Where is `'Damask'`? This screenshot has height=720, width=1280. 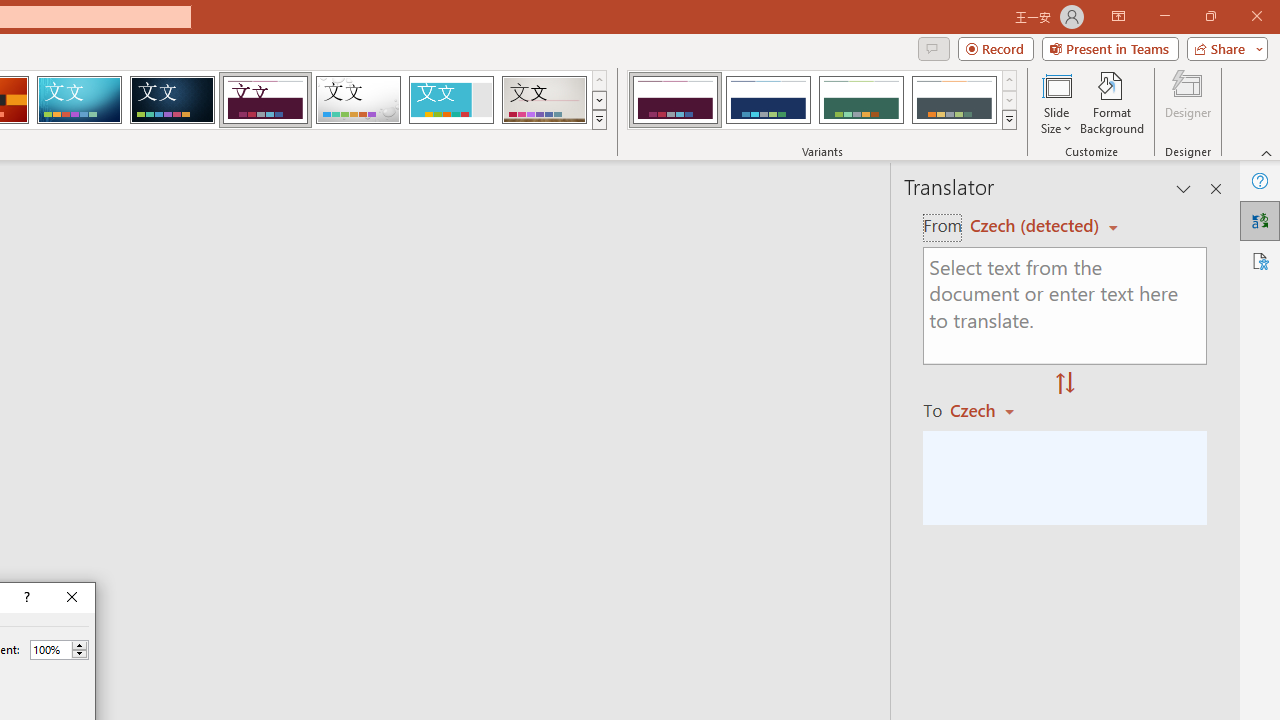 'Damask' is located at coordinates (172, 100).